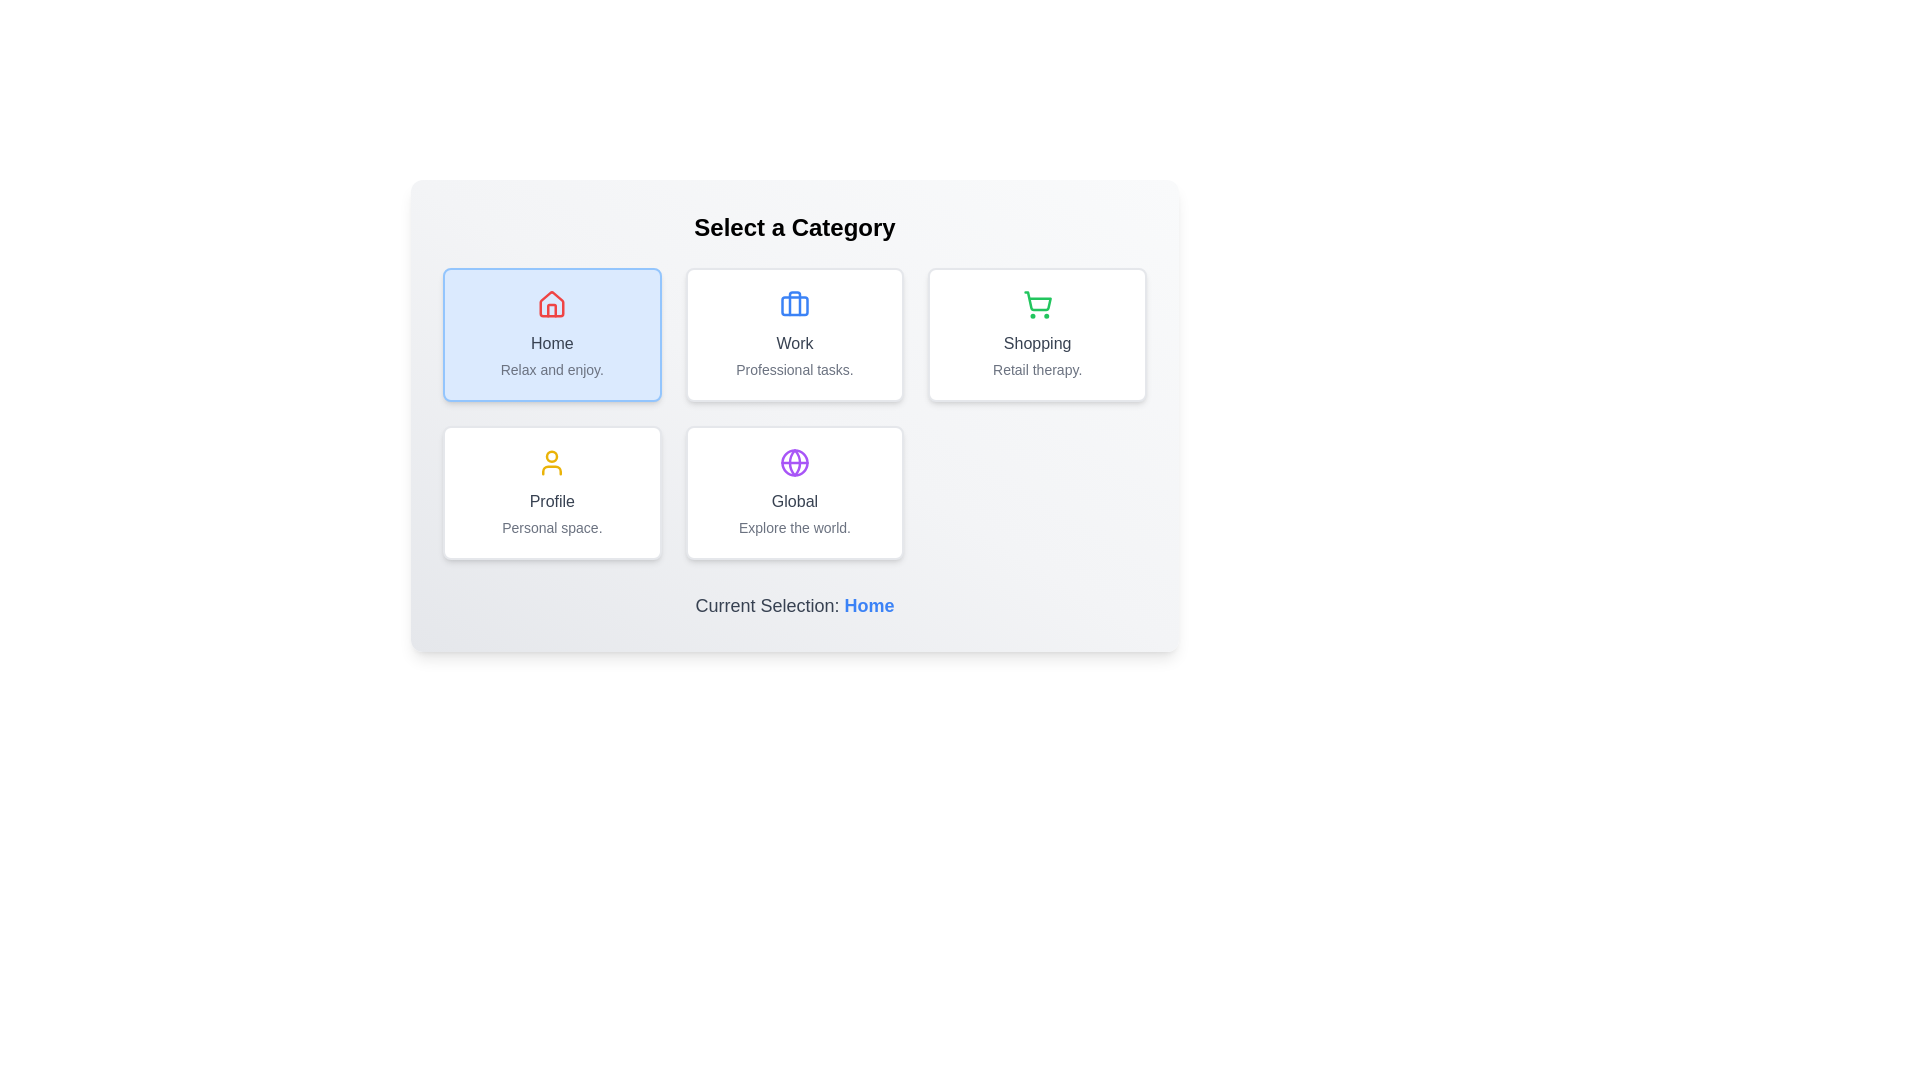  Describe the element at coordinates (552, 493) in the screenshot. I see `the category button corresponding to Profile` at that location.